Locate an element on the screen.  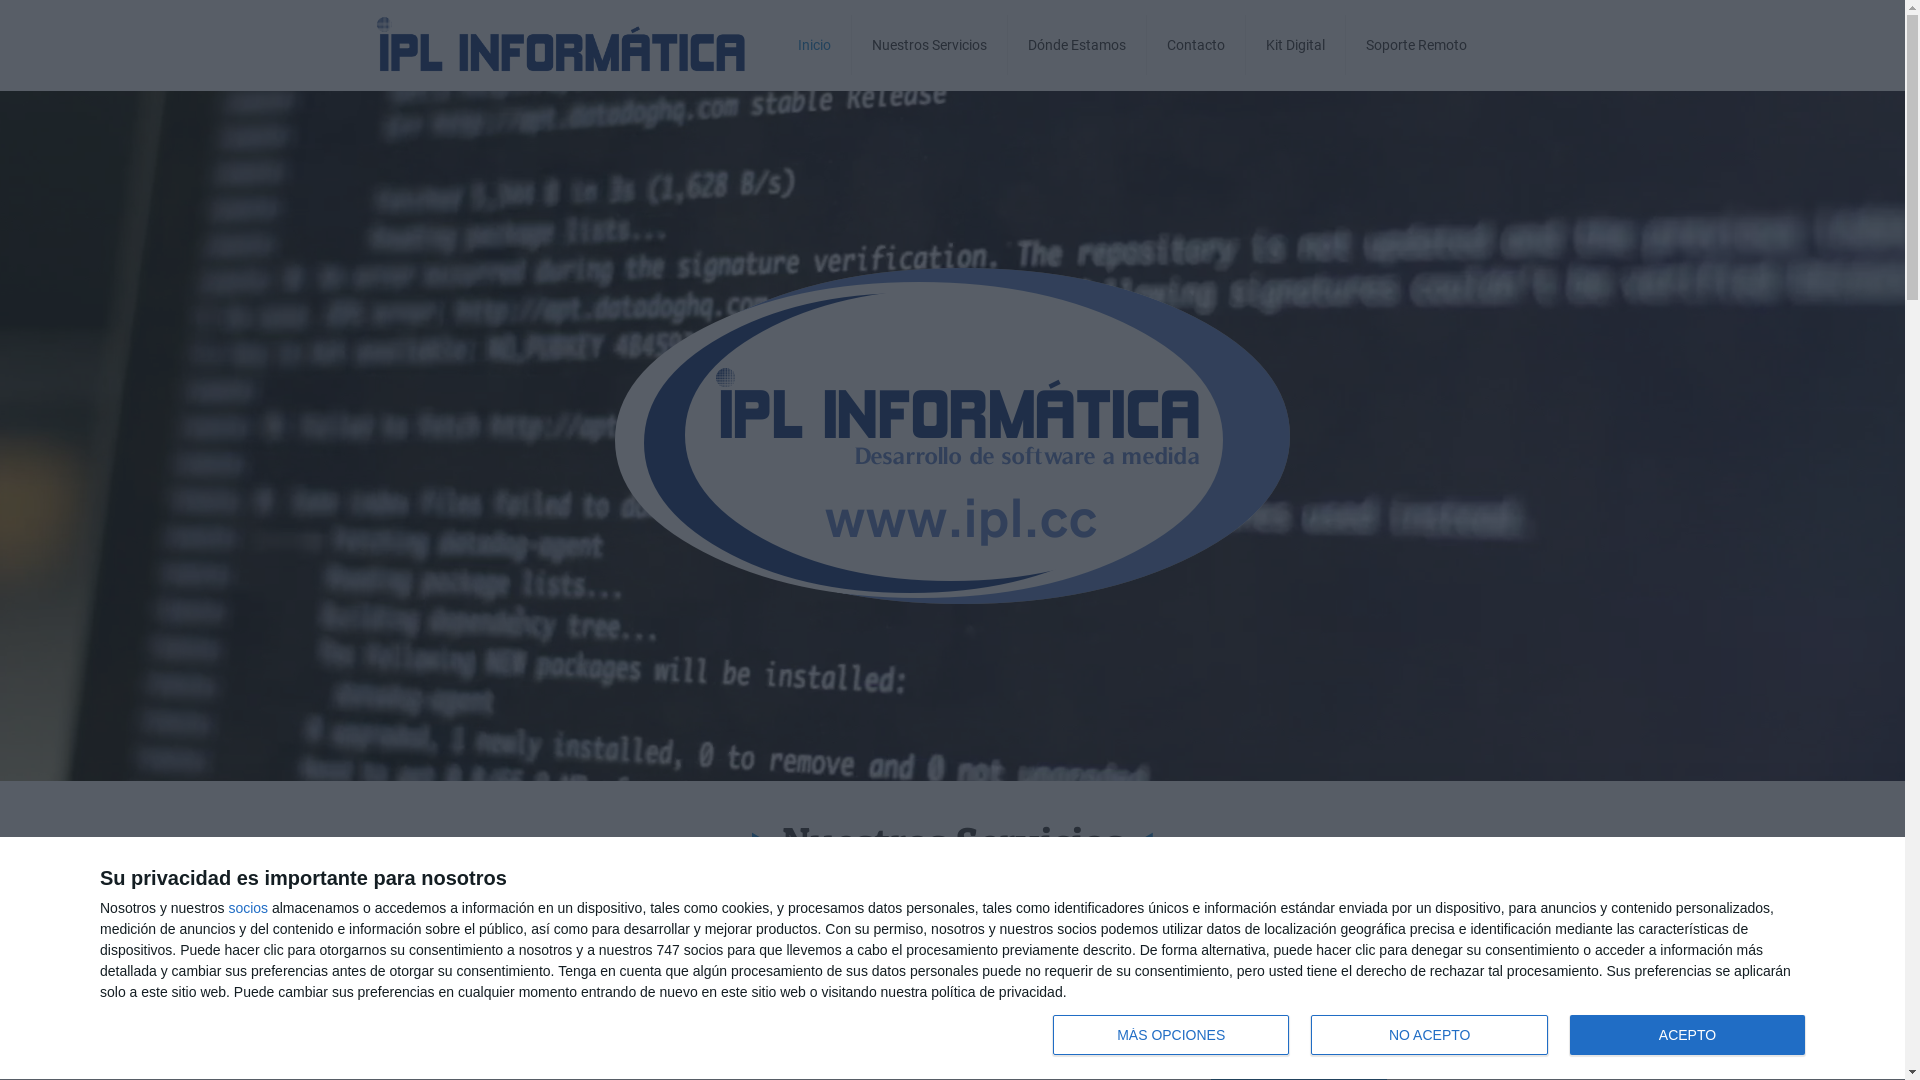
'Kit Digital' is located at coordinates (1296, 45).